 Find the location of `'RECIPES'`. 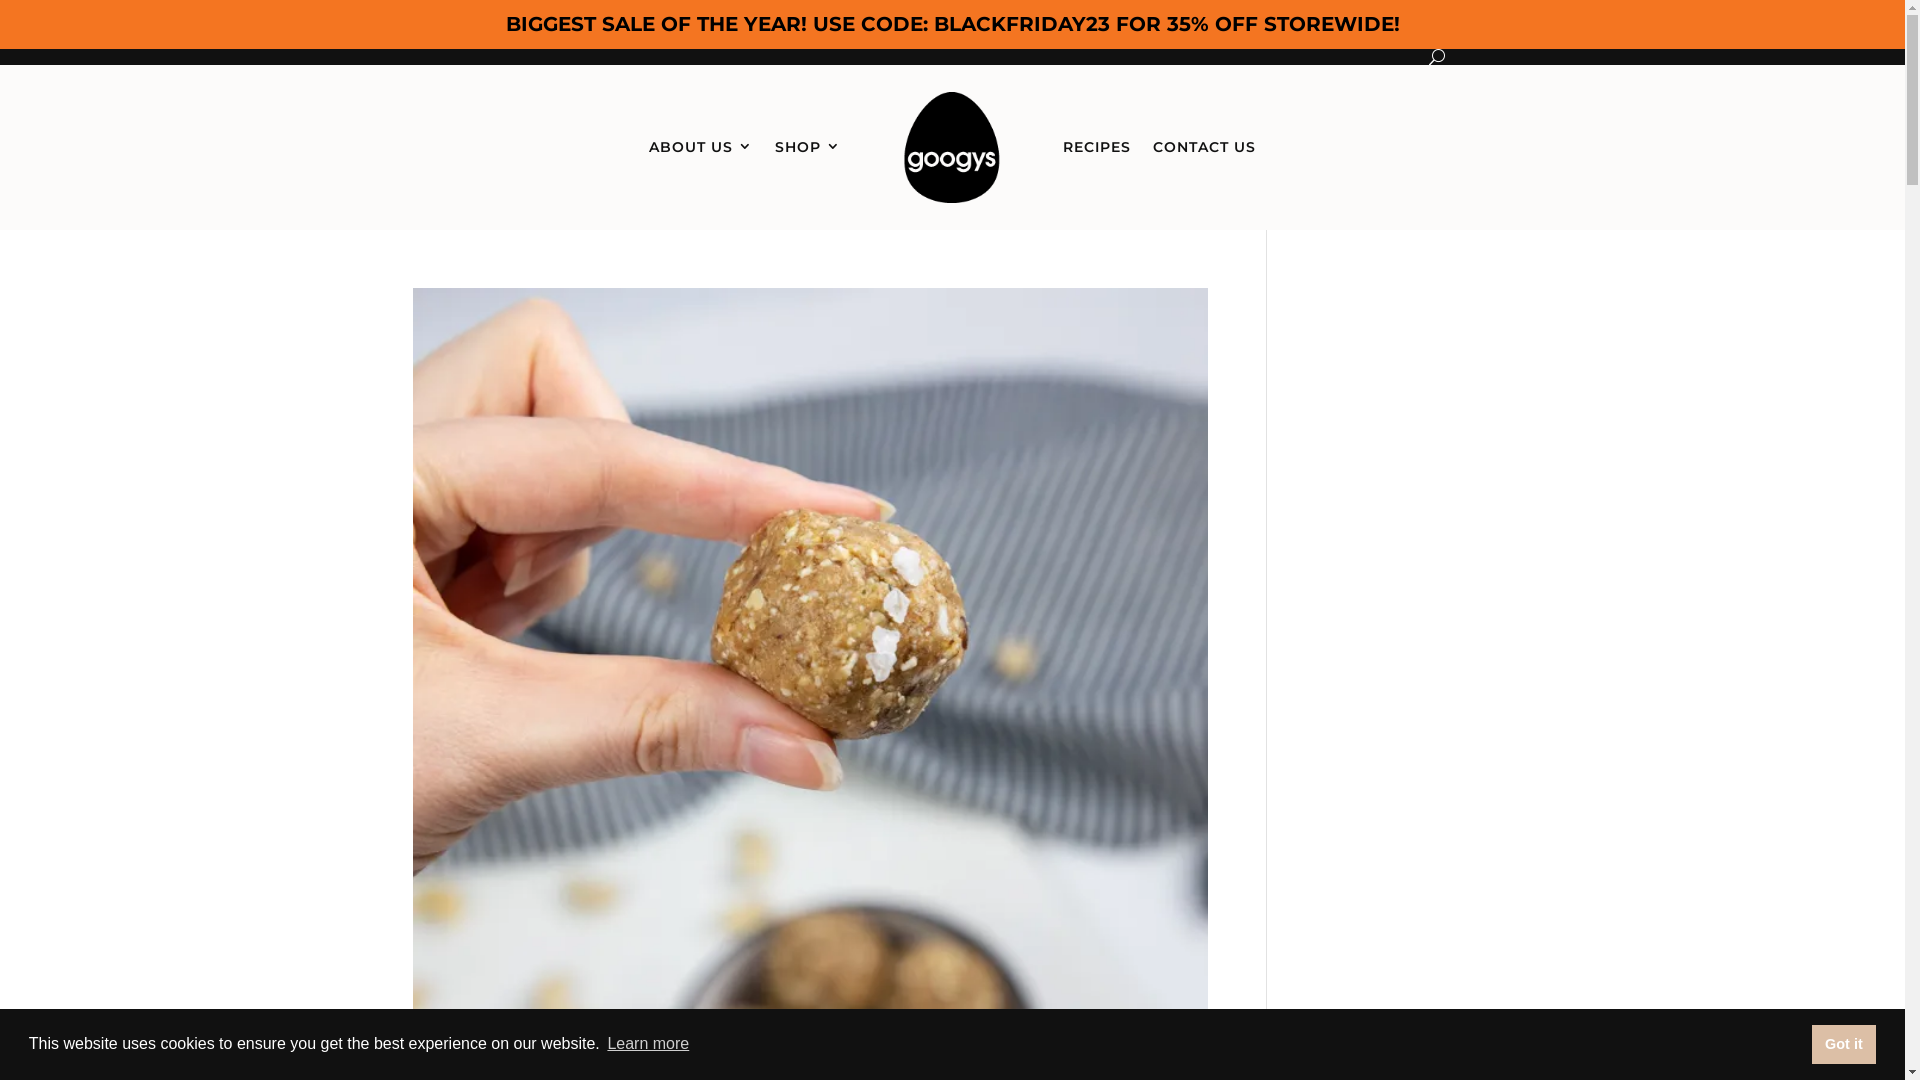

'RECIPES' is located at coordinates (1096, 146).